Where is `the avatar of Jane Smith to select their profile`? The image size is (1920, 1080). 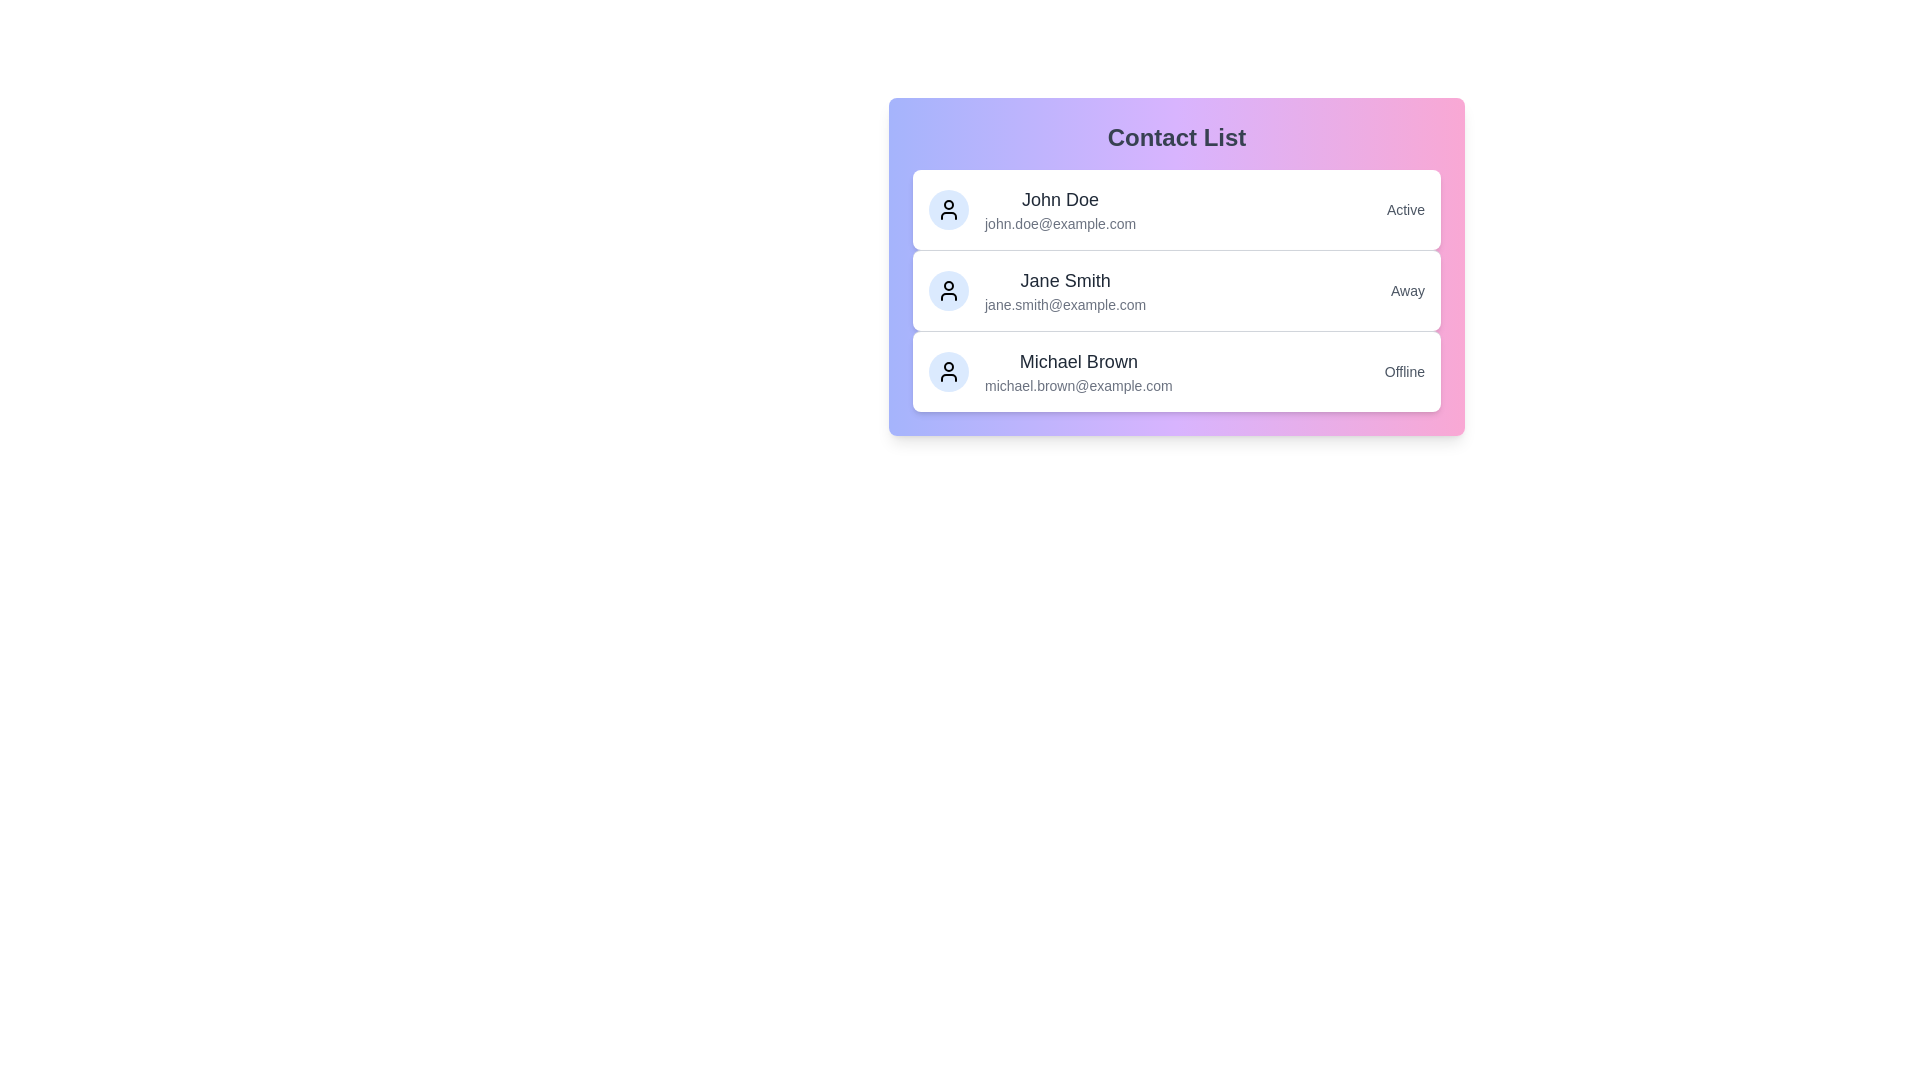
the avatar of Jane Smith to select their profile is located at coordinates (948, 290).